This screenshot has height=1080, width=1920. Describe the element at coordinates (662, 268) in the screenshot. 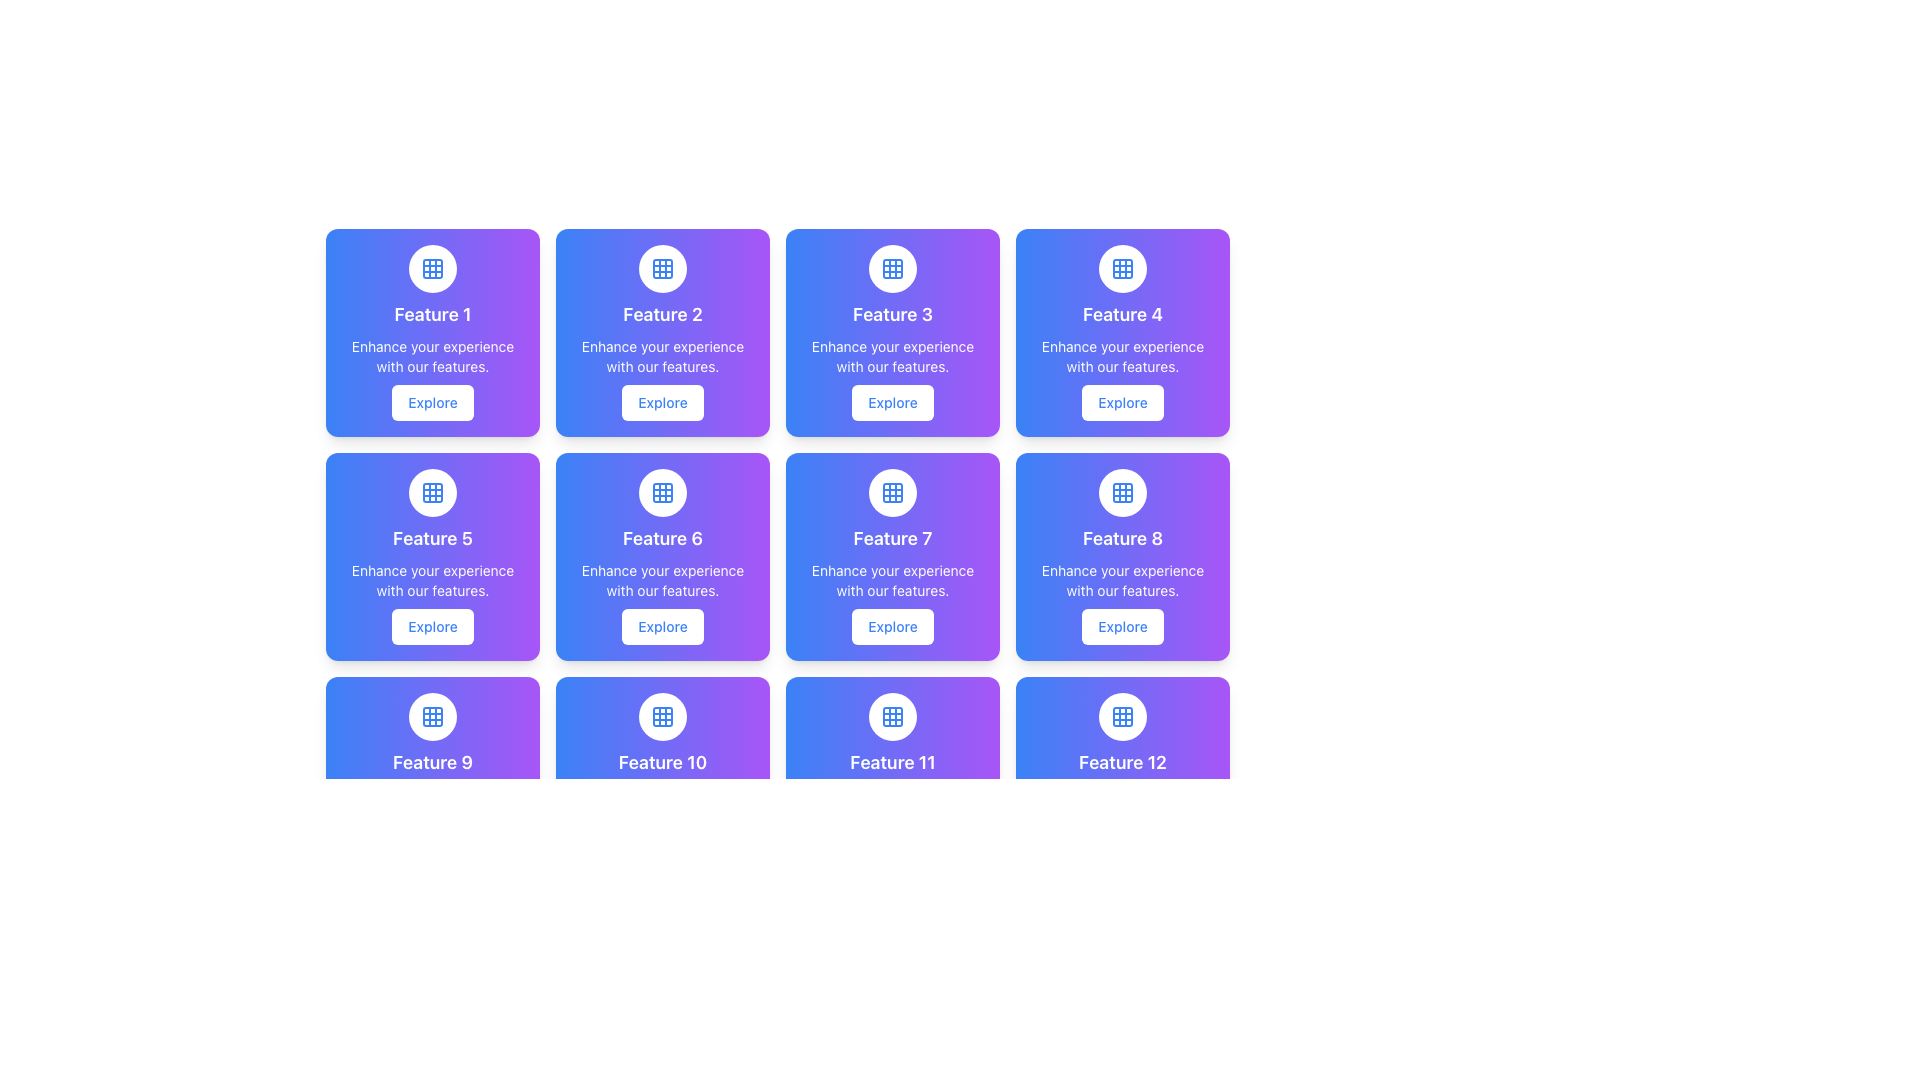

I see `the decorative icon that visually represents the grid or features icon for the card labeled 'Feature 2', centrally placed at the top of the card` at that location.